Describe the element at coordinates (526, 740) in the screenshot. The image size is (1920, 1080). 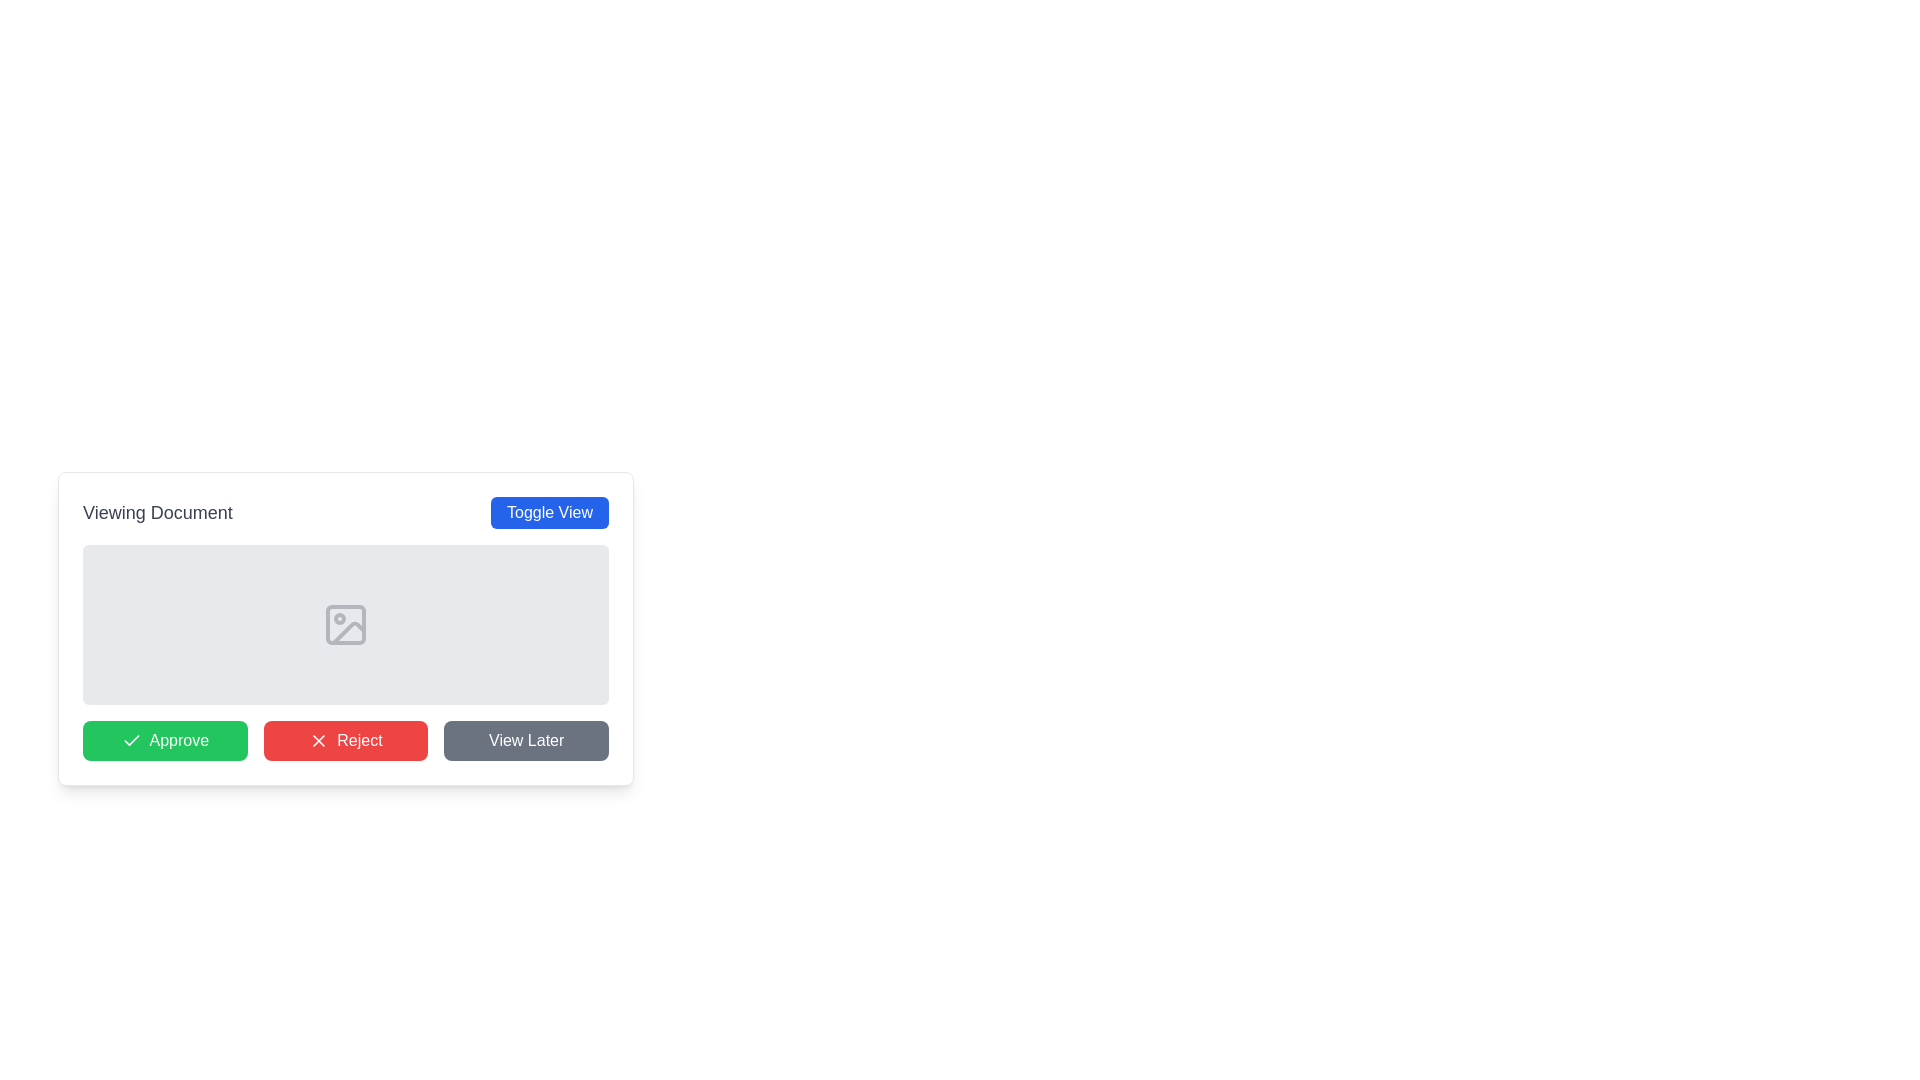
I see `the 'Save' button, which is the third button in a group of three, located to the far-right beneath the main content area` at that location.